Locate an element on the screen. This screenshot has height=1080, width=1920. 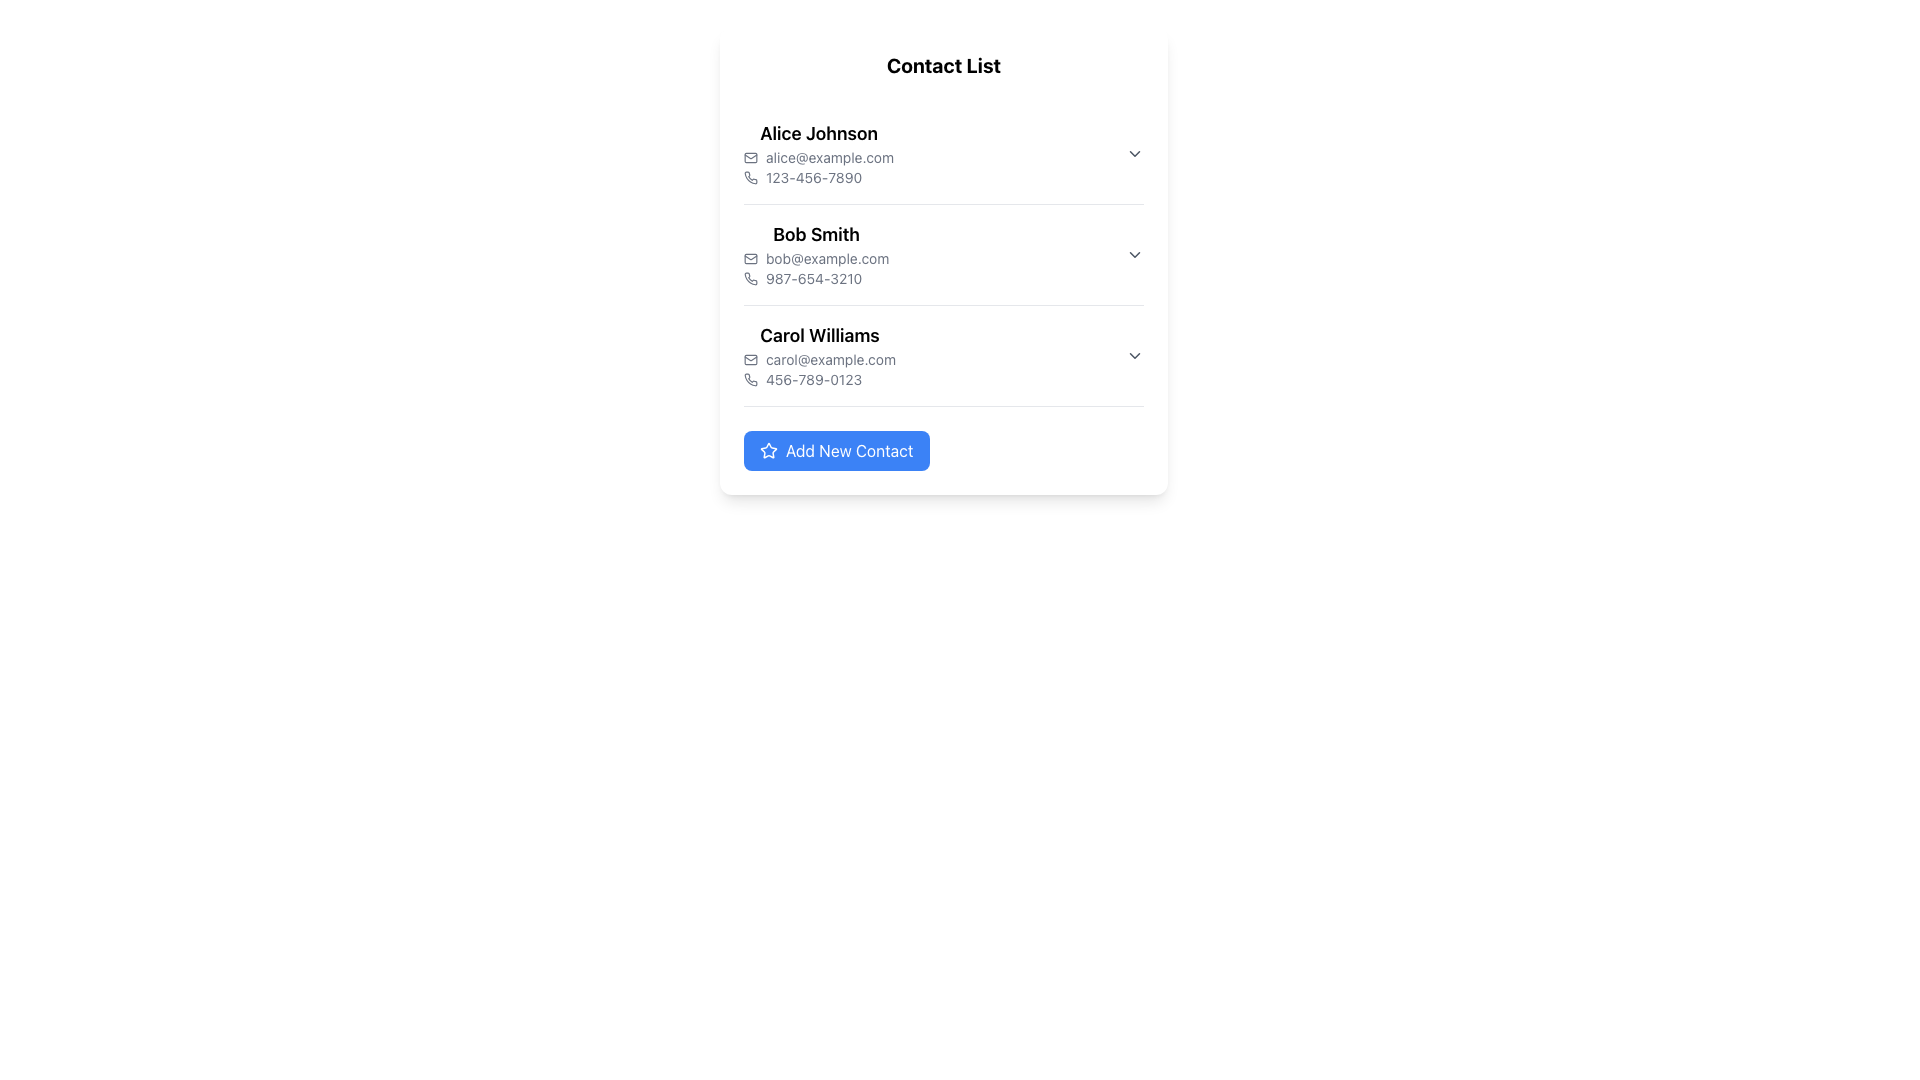
the first contact entry in the list, which displays the name 'Alice Johnson', email 'alice@example.com', and phone number '123-456-7890' is located at coordinates (943, 153).